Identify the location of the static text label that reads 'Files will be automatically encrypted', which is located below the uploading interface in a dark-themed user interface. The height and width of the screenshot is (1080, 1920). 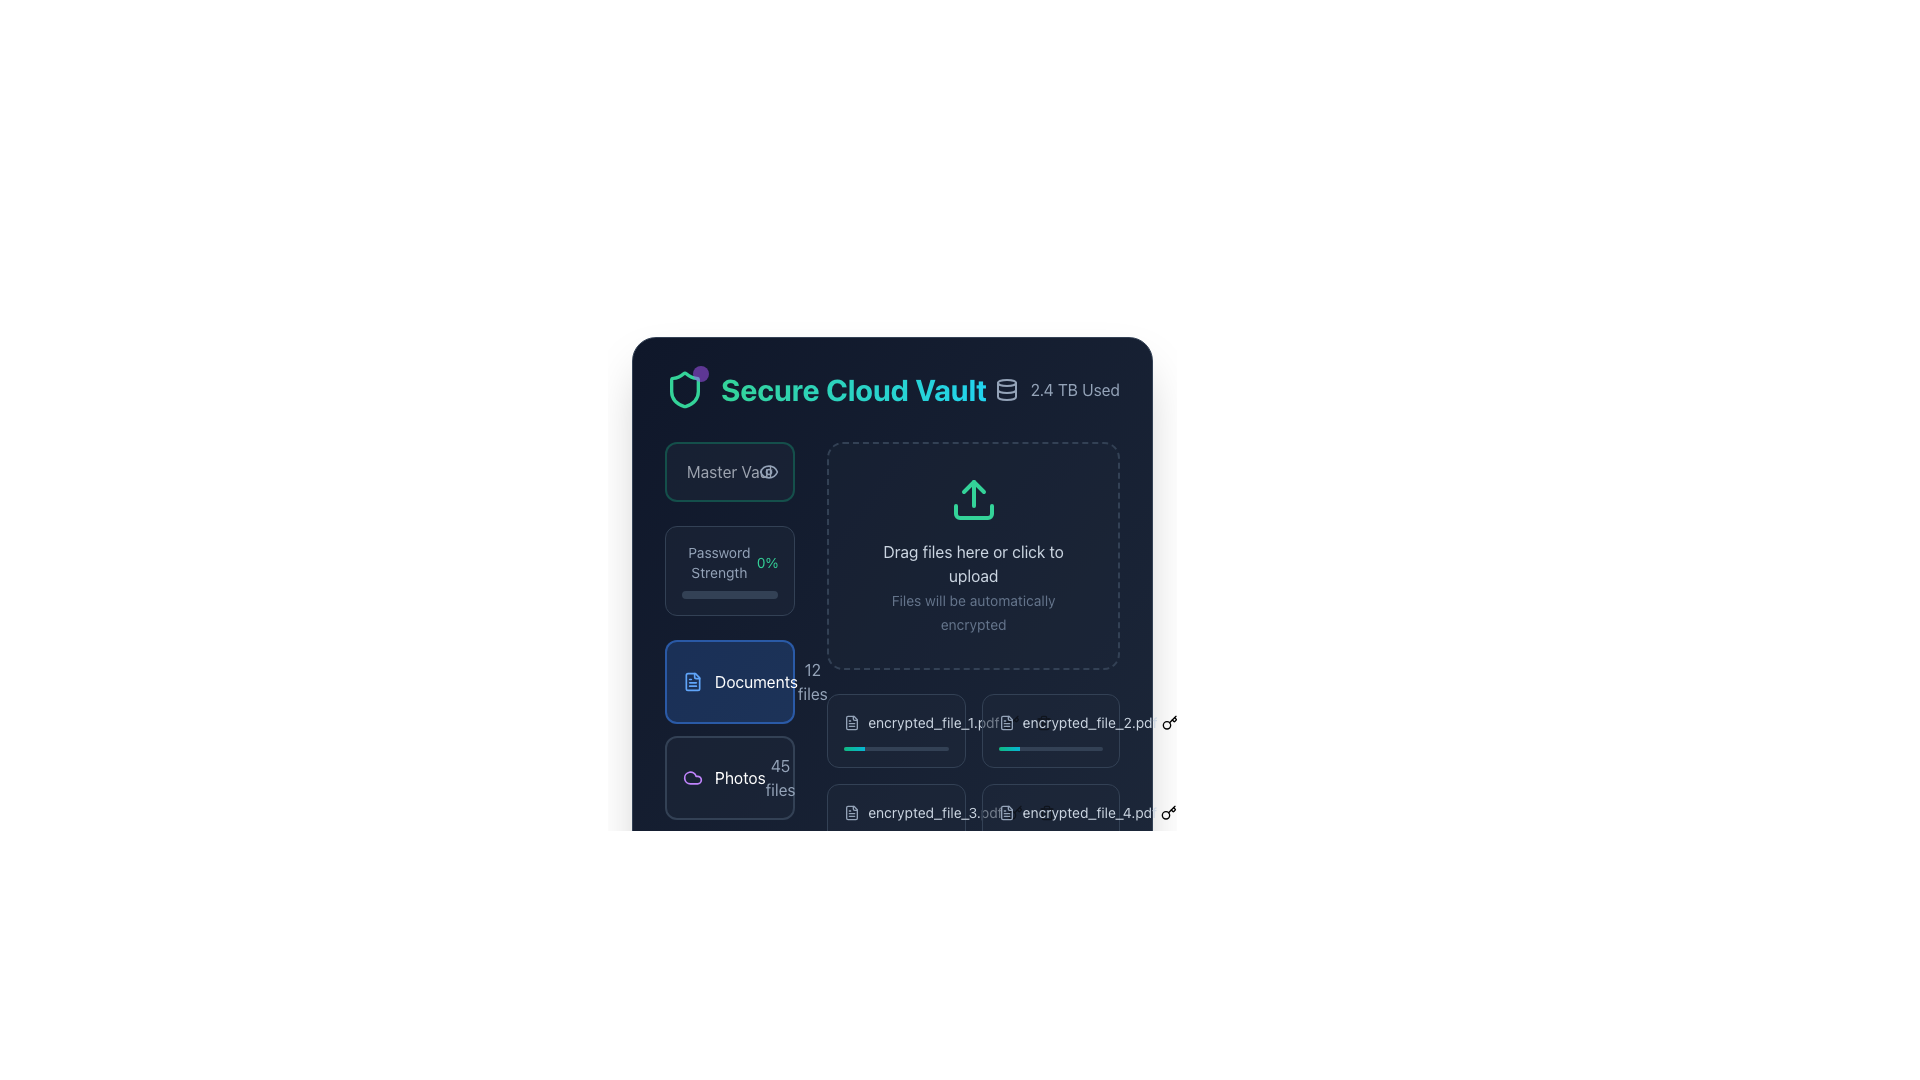
(973, 611).